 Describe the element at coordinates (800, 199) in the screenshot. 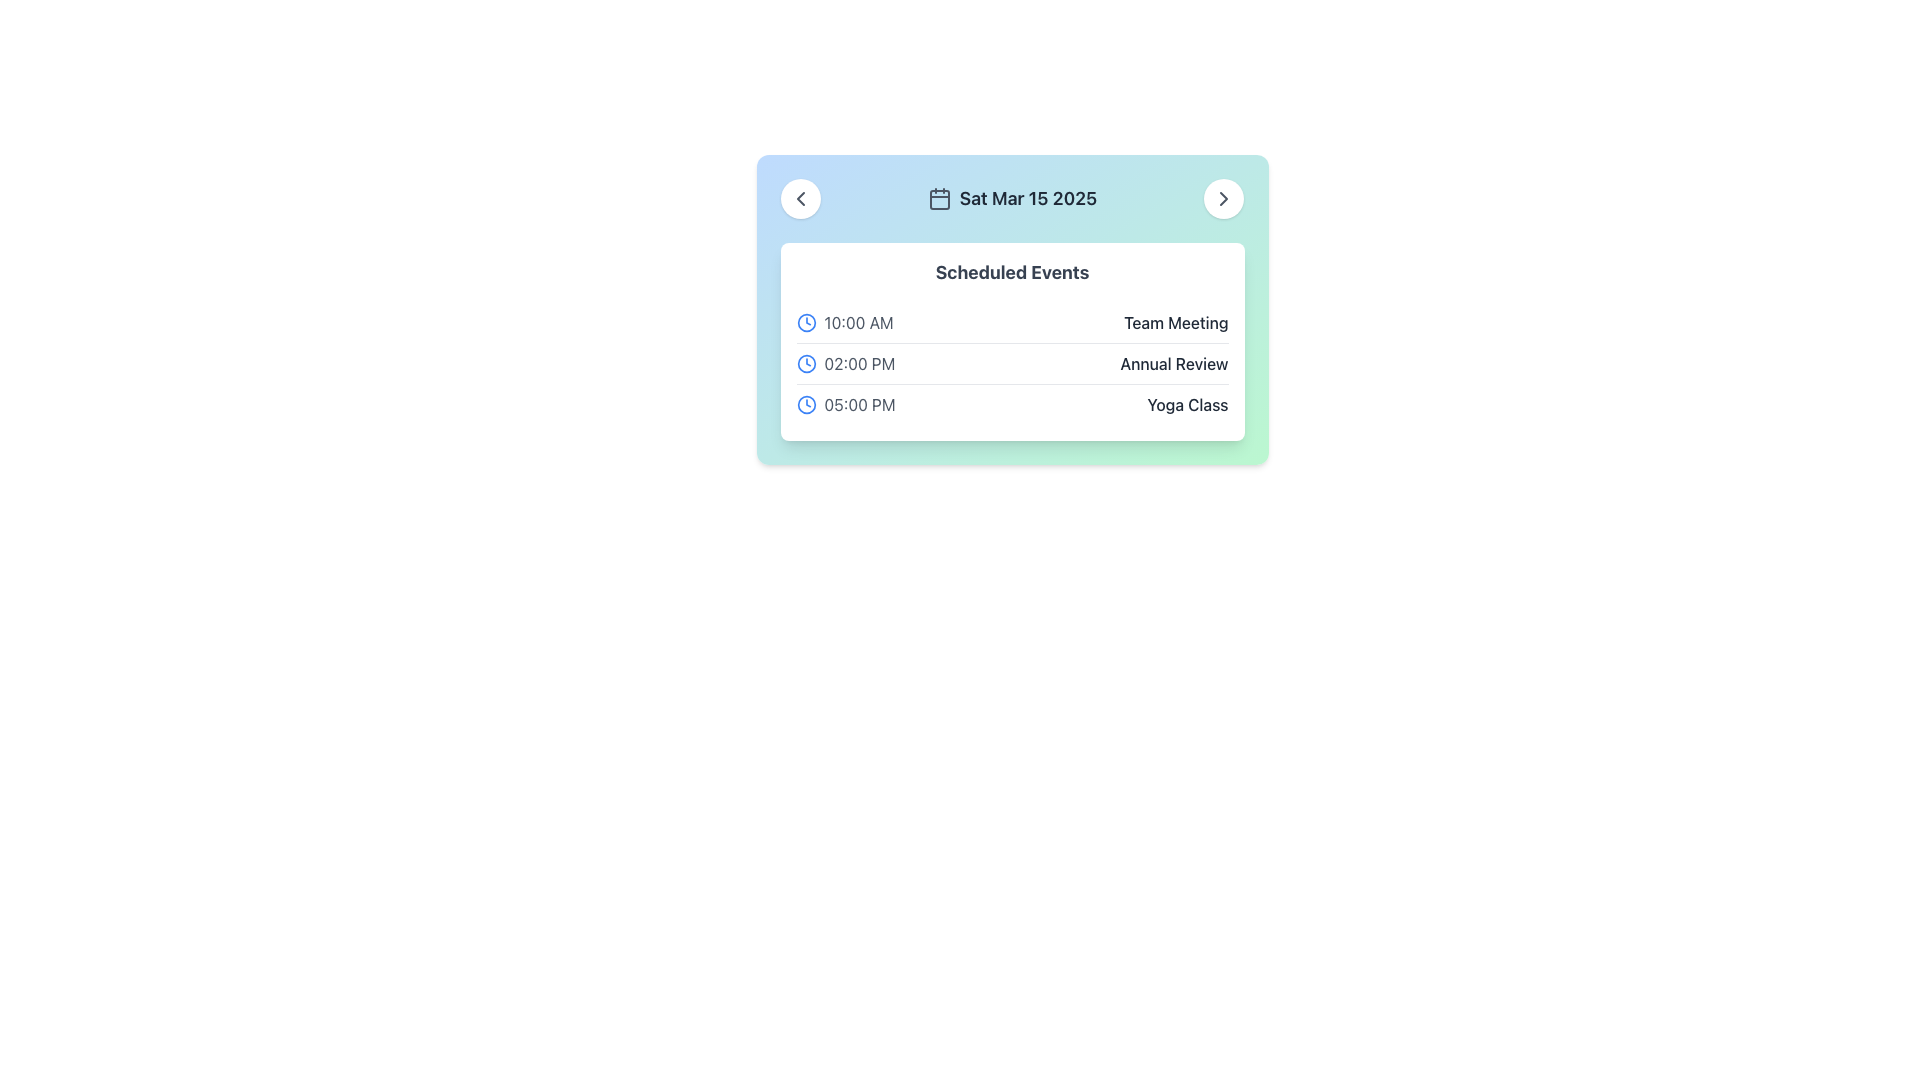

I see `the circular button with a white background and gray leftward chevron icon` at that location.